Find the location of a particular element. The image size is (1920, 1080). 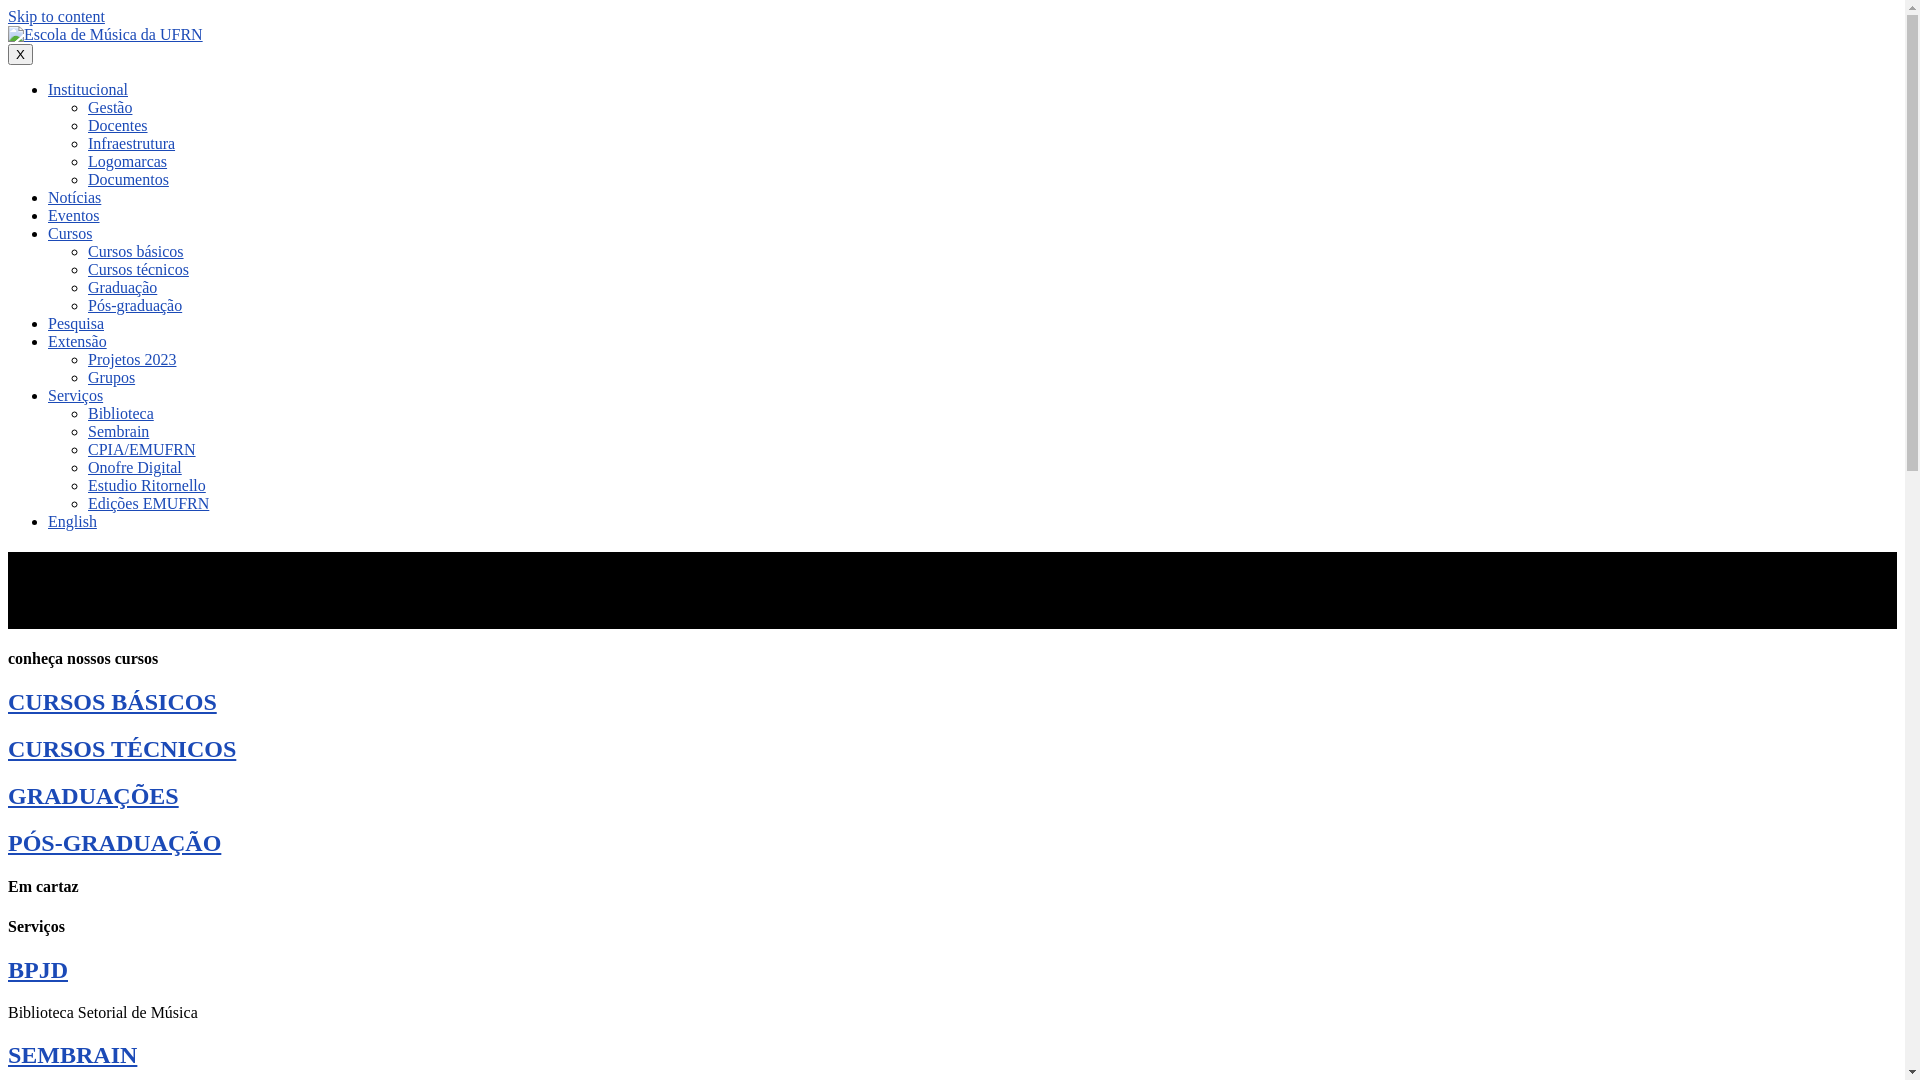

'Cursos' is located at coordinates (70, 232).